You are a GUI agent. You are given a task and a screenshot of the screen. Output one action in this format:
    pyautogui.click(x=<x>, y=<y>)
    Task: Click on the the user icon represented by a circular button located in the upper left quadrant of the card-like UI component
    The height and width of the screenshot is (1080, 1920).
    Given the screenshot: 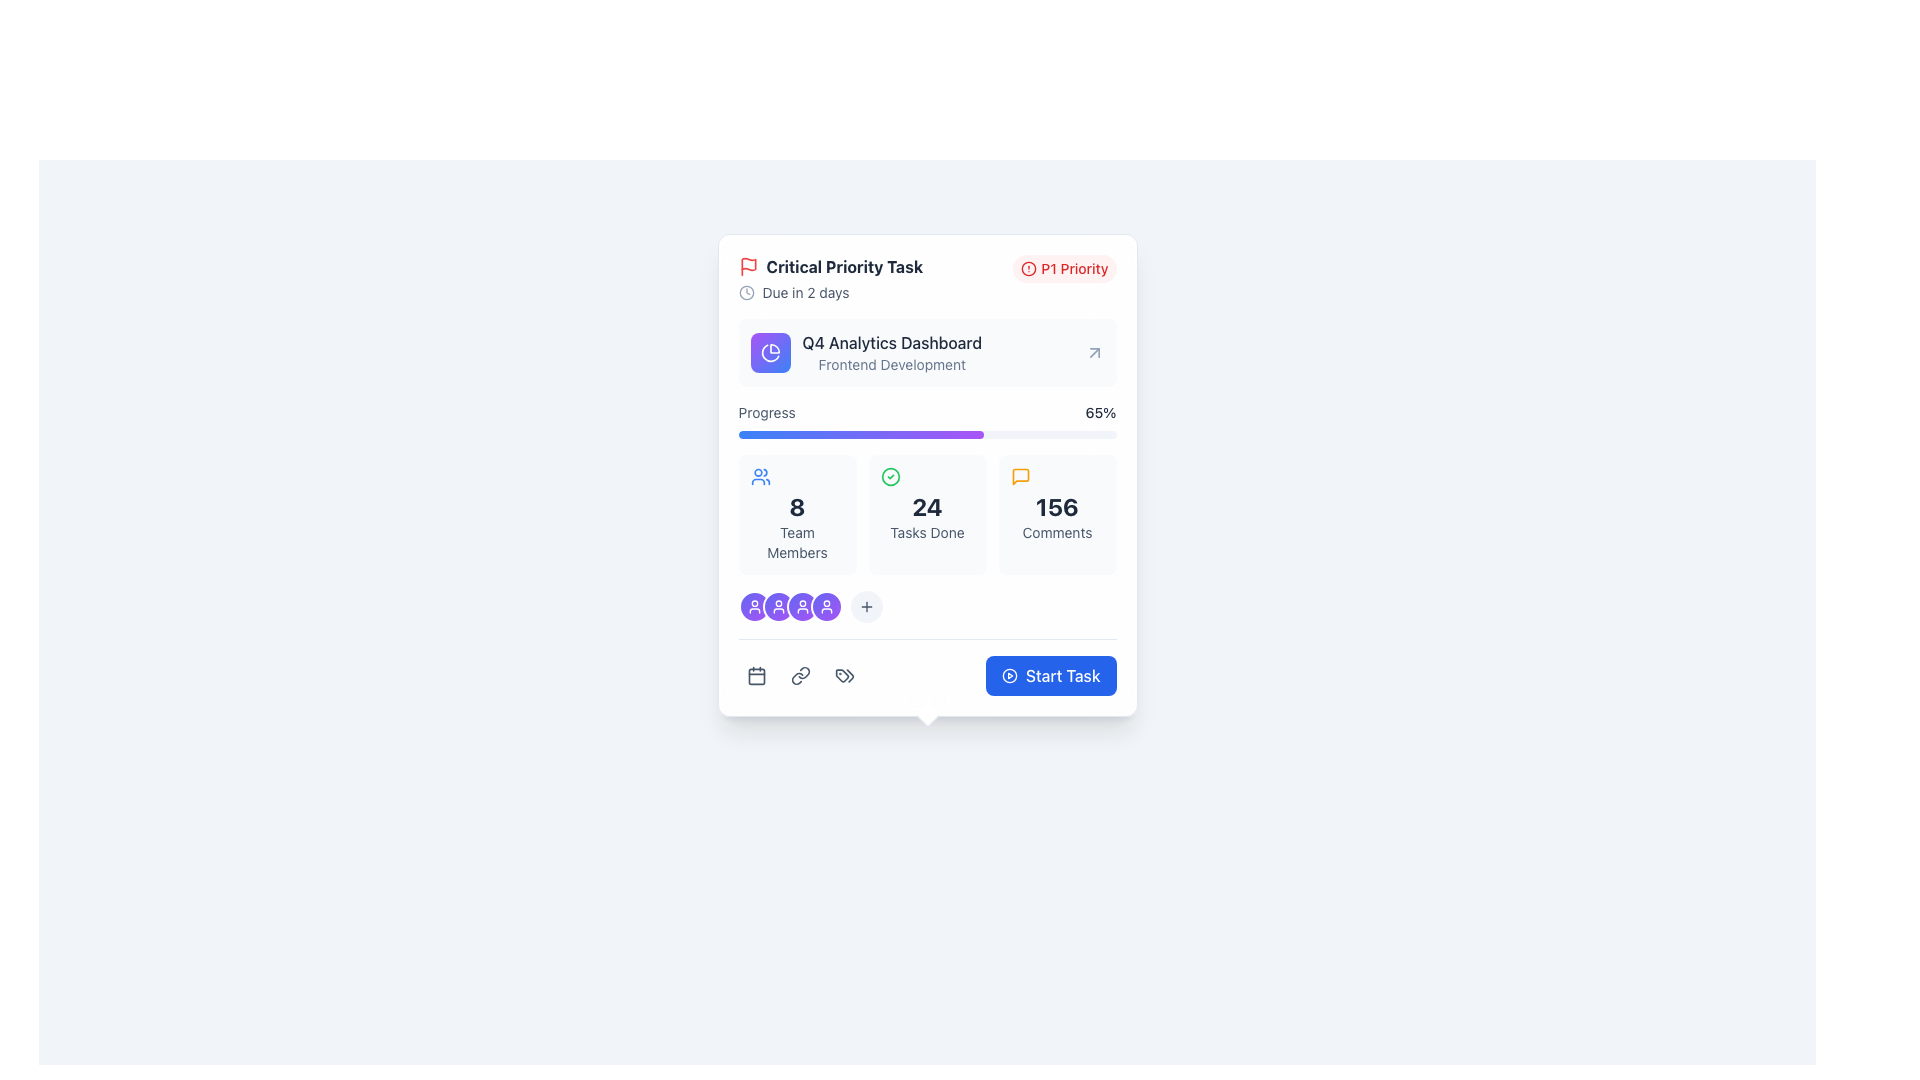 What is the action you would take?
    pyautogui.click(x=753, y=605)
    